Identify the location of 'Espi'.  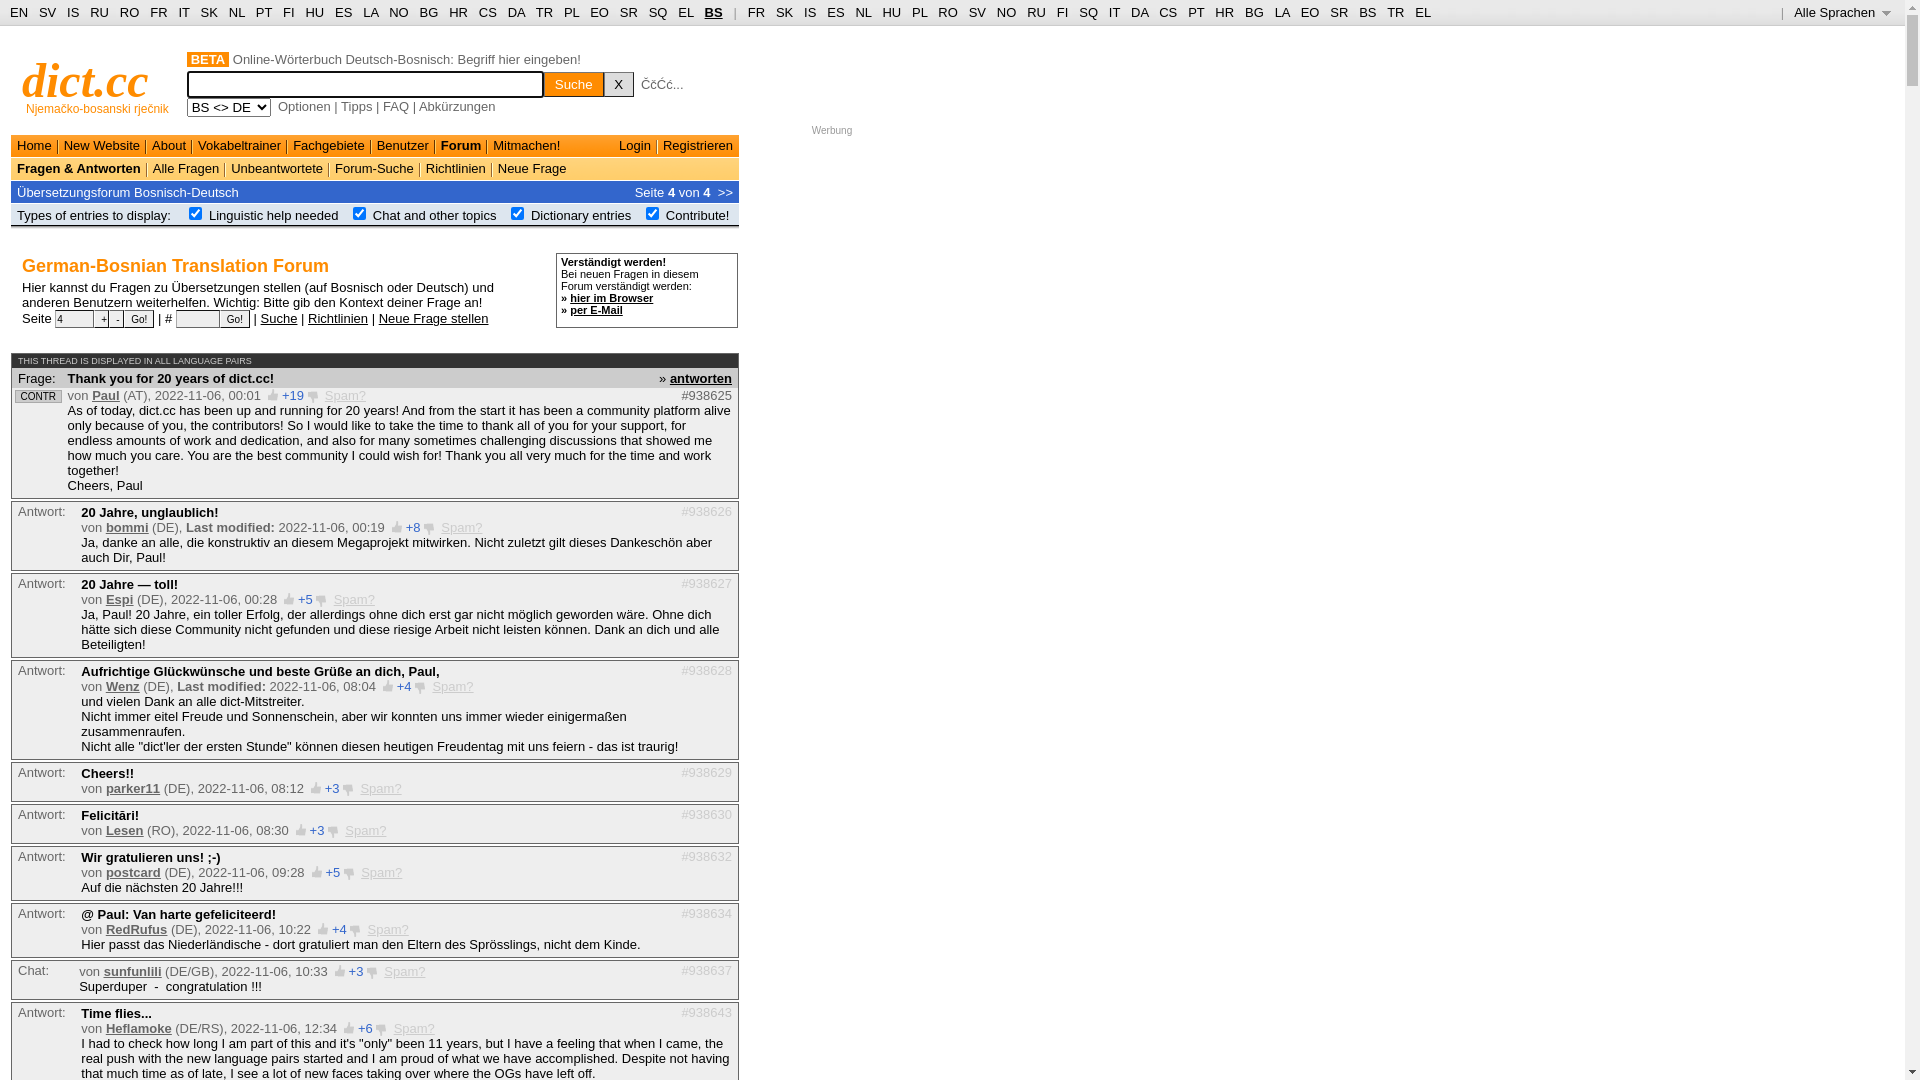
(118, 598).